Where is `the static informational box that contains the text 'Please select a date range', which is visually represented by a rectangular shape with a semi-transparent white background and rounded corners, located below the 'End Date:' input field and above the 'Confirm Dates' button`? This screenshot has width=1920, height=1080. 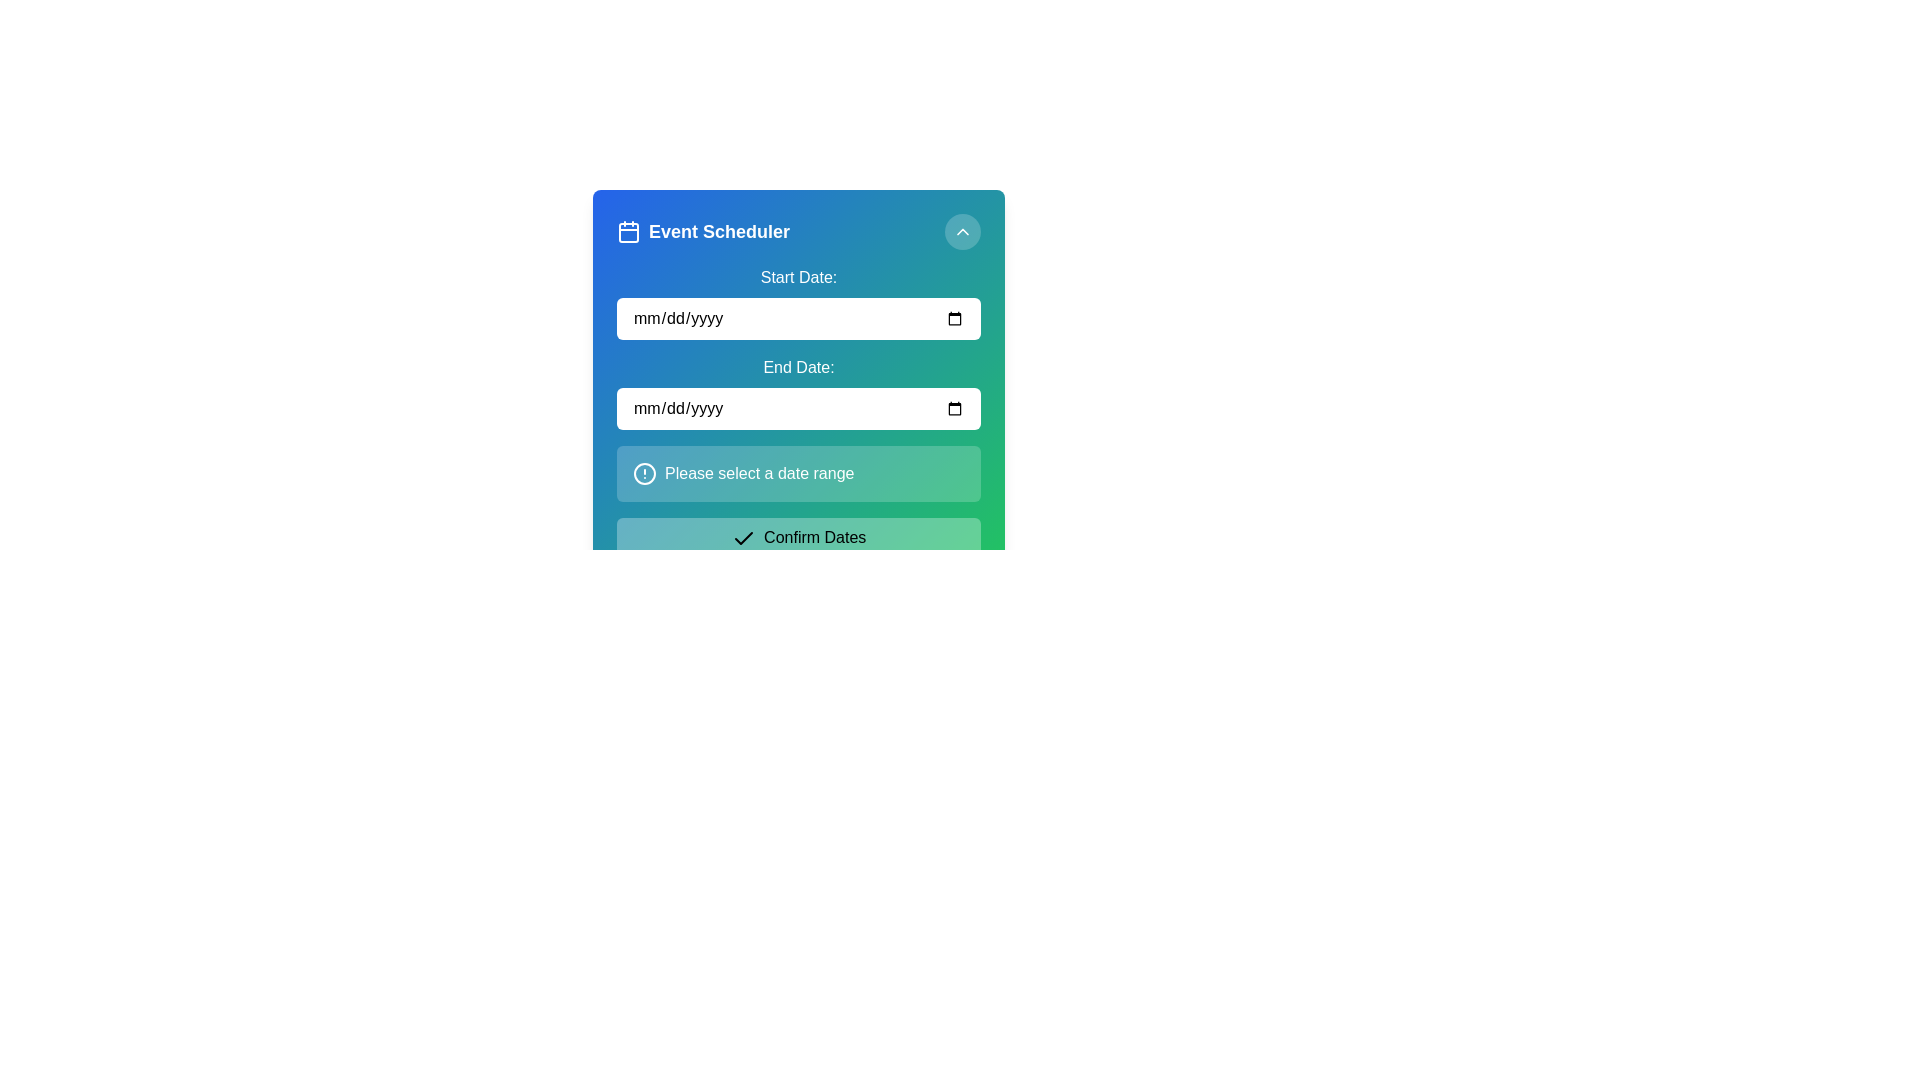 the static informational box that contains the text 'Please select a date range', which is visually represented by a rectangular shape with a semi-transparent white background and rounded corners, located below the 'End Date:' input field and above the 'Confirm Dates' button is located at coordinates (797, 474).